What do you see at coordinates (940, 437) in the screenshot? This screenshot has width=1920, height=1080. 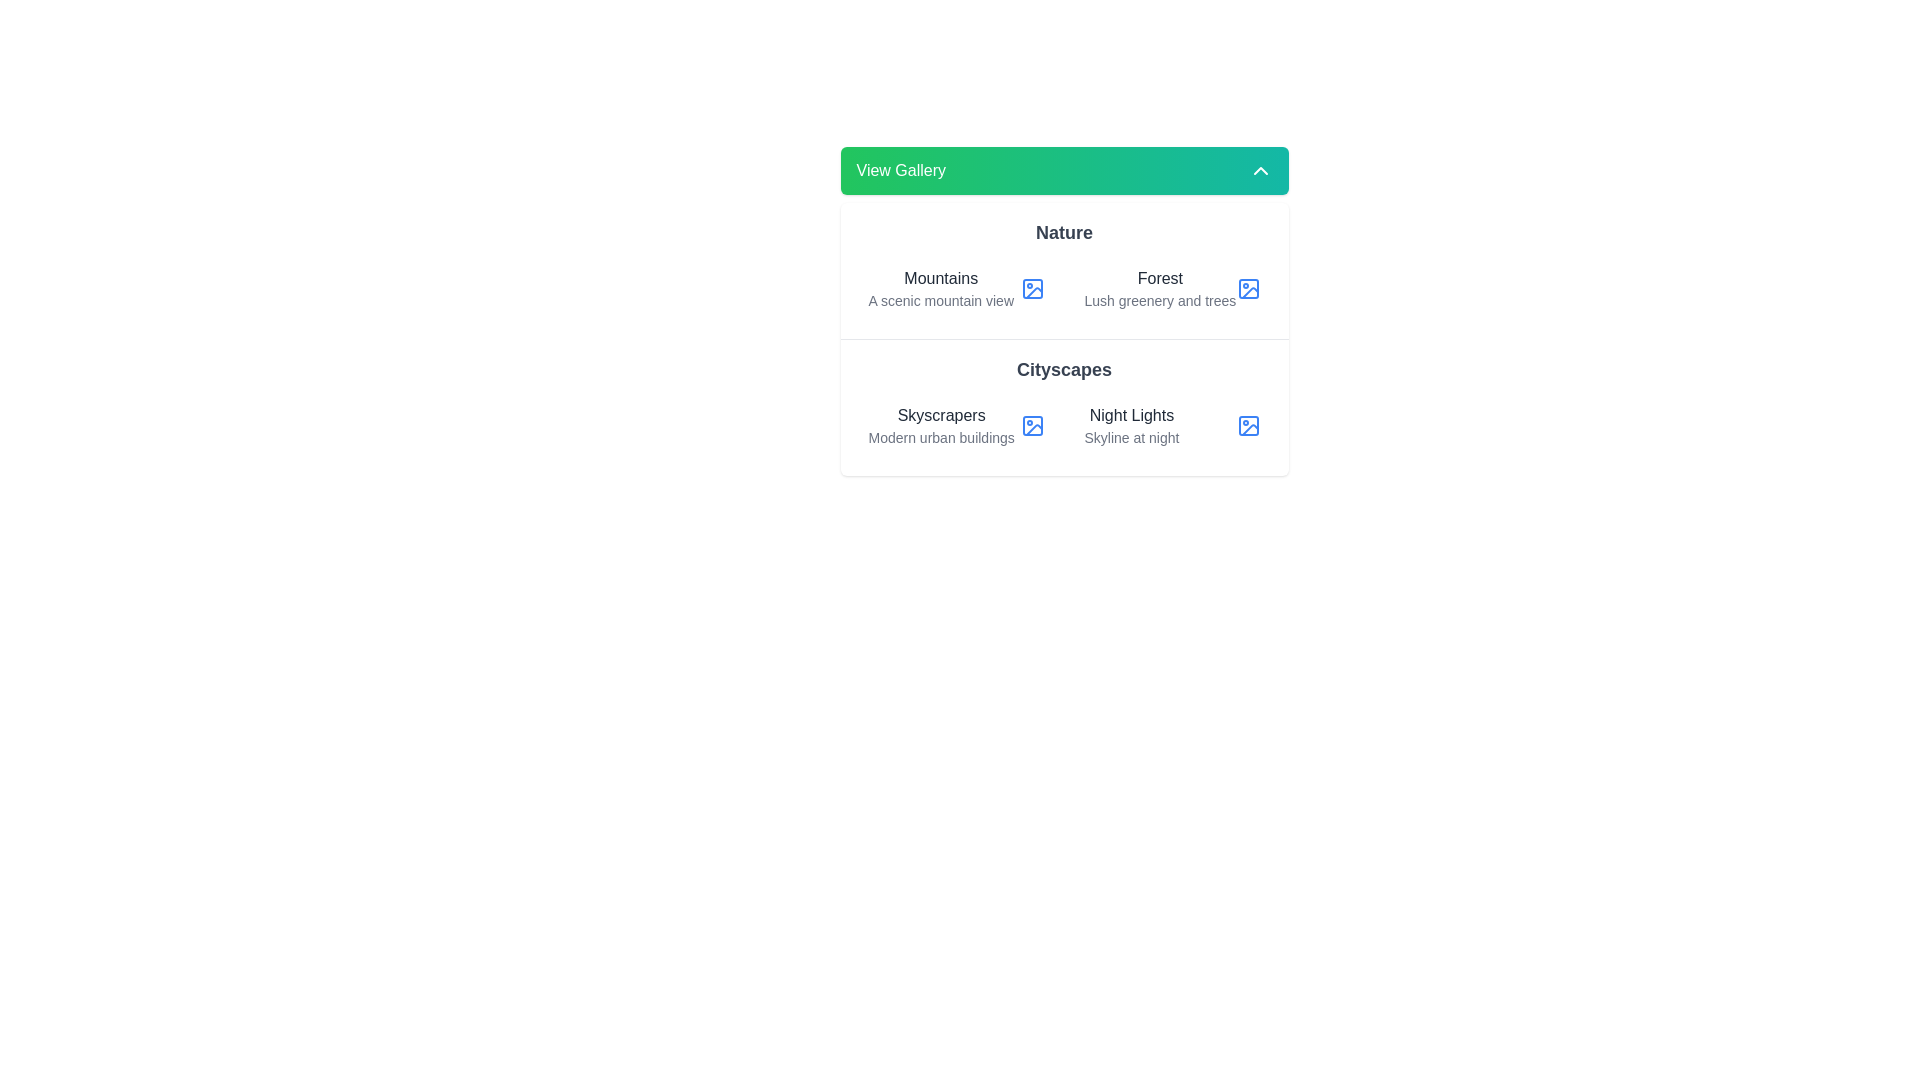 I see `the text label displaying 'Modern urban buildings', which is located at the bottom-left of the 'Cityscapes' section, directly under the bold 'Skyscrapers' text` at bounding box center [940, 437].